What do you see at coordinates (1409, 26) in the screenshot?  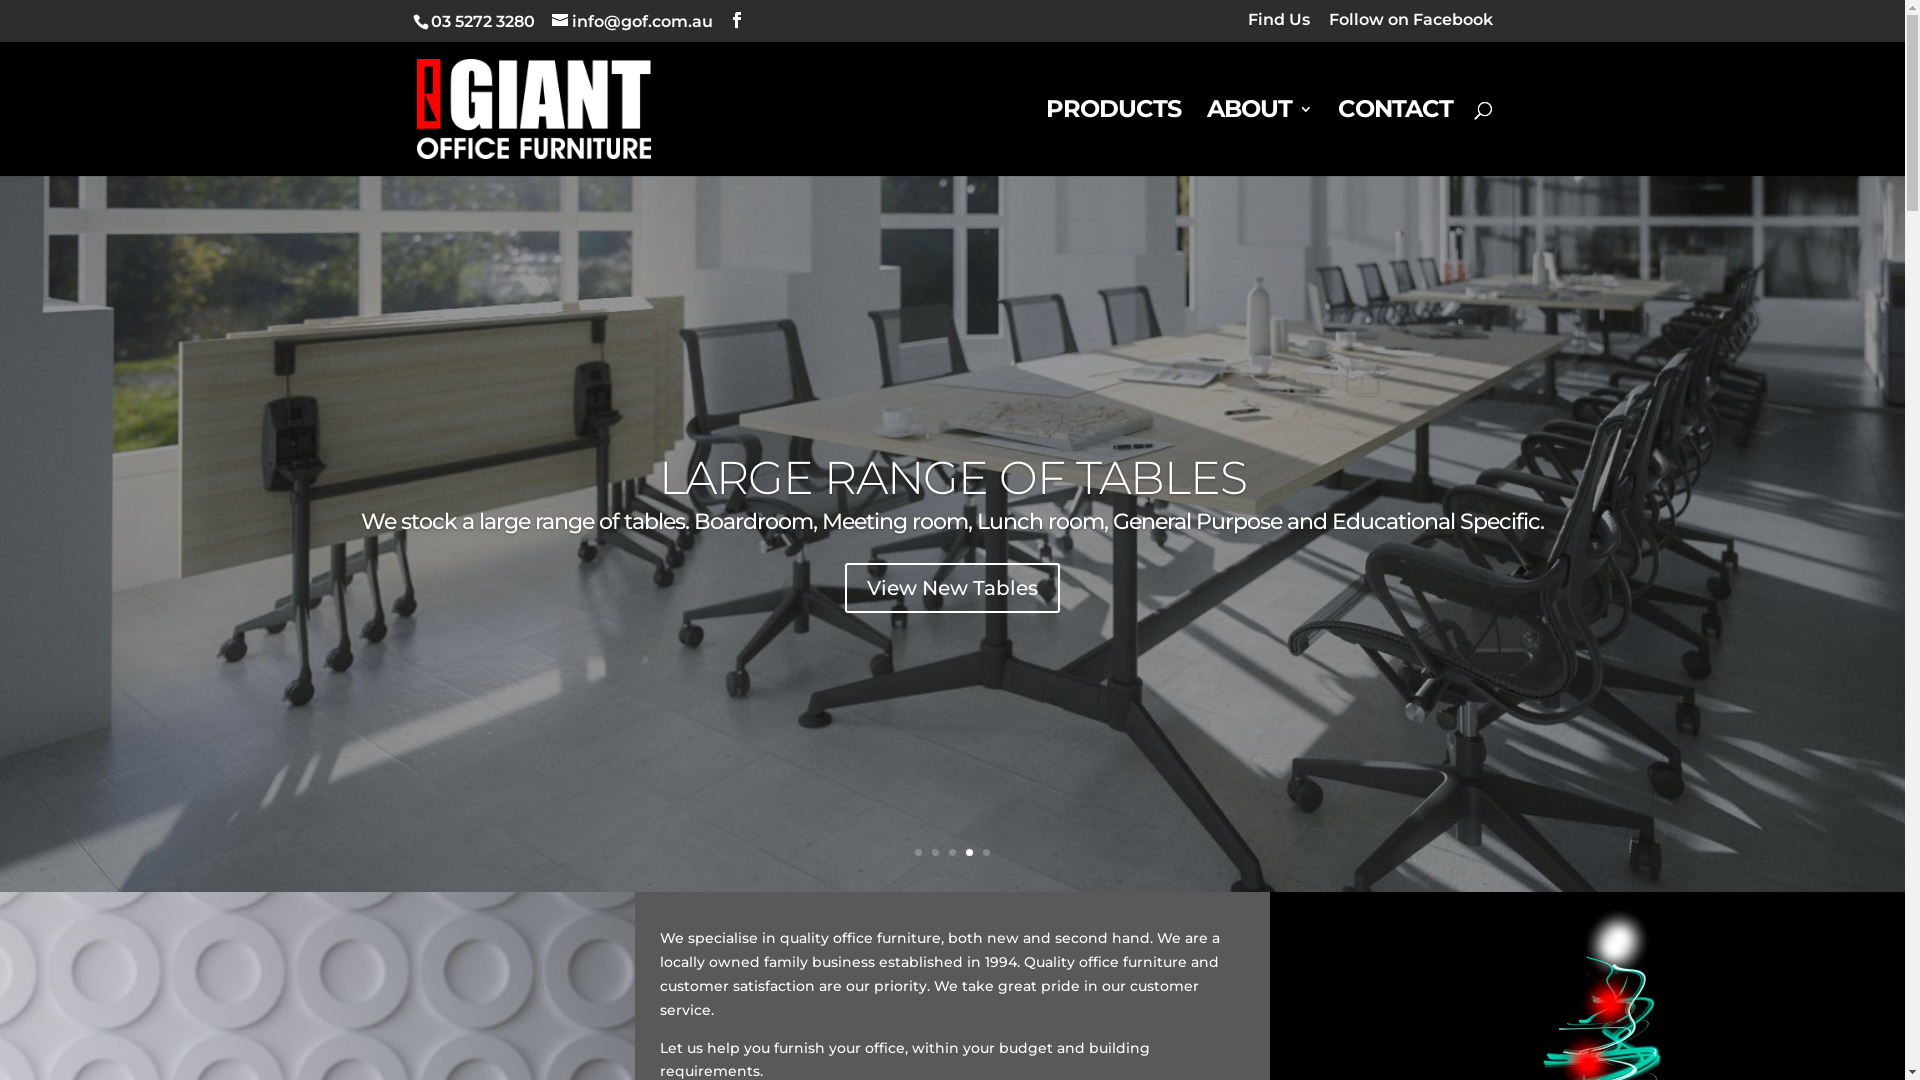 I see `'Follow on Facebook'` at bounding box center [1409, 26].